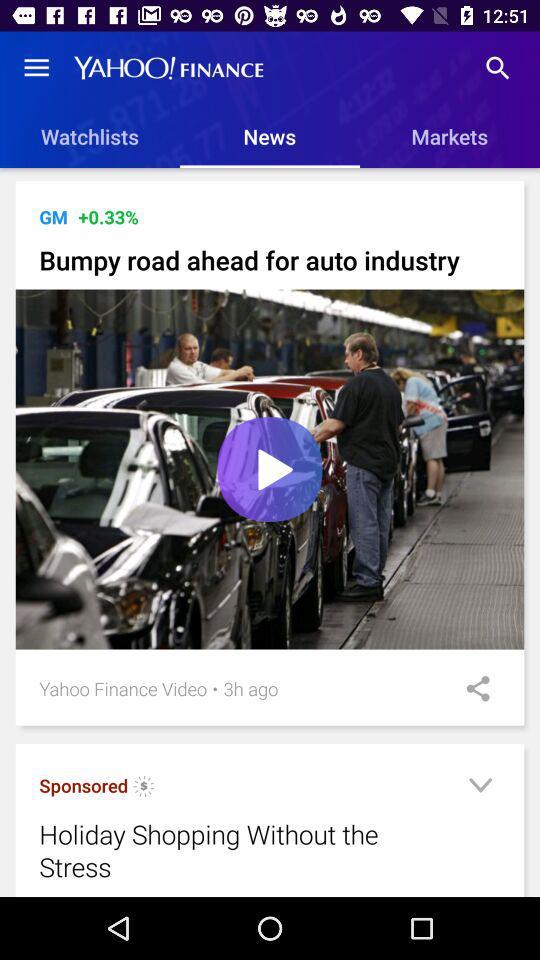 The height and width of the screenshot is (960, 540). What do you see at coordinates (53, 217) in the screenshot?
I see `item above the bumpy road ahead` at bounding box center [53, 217].